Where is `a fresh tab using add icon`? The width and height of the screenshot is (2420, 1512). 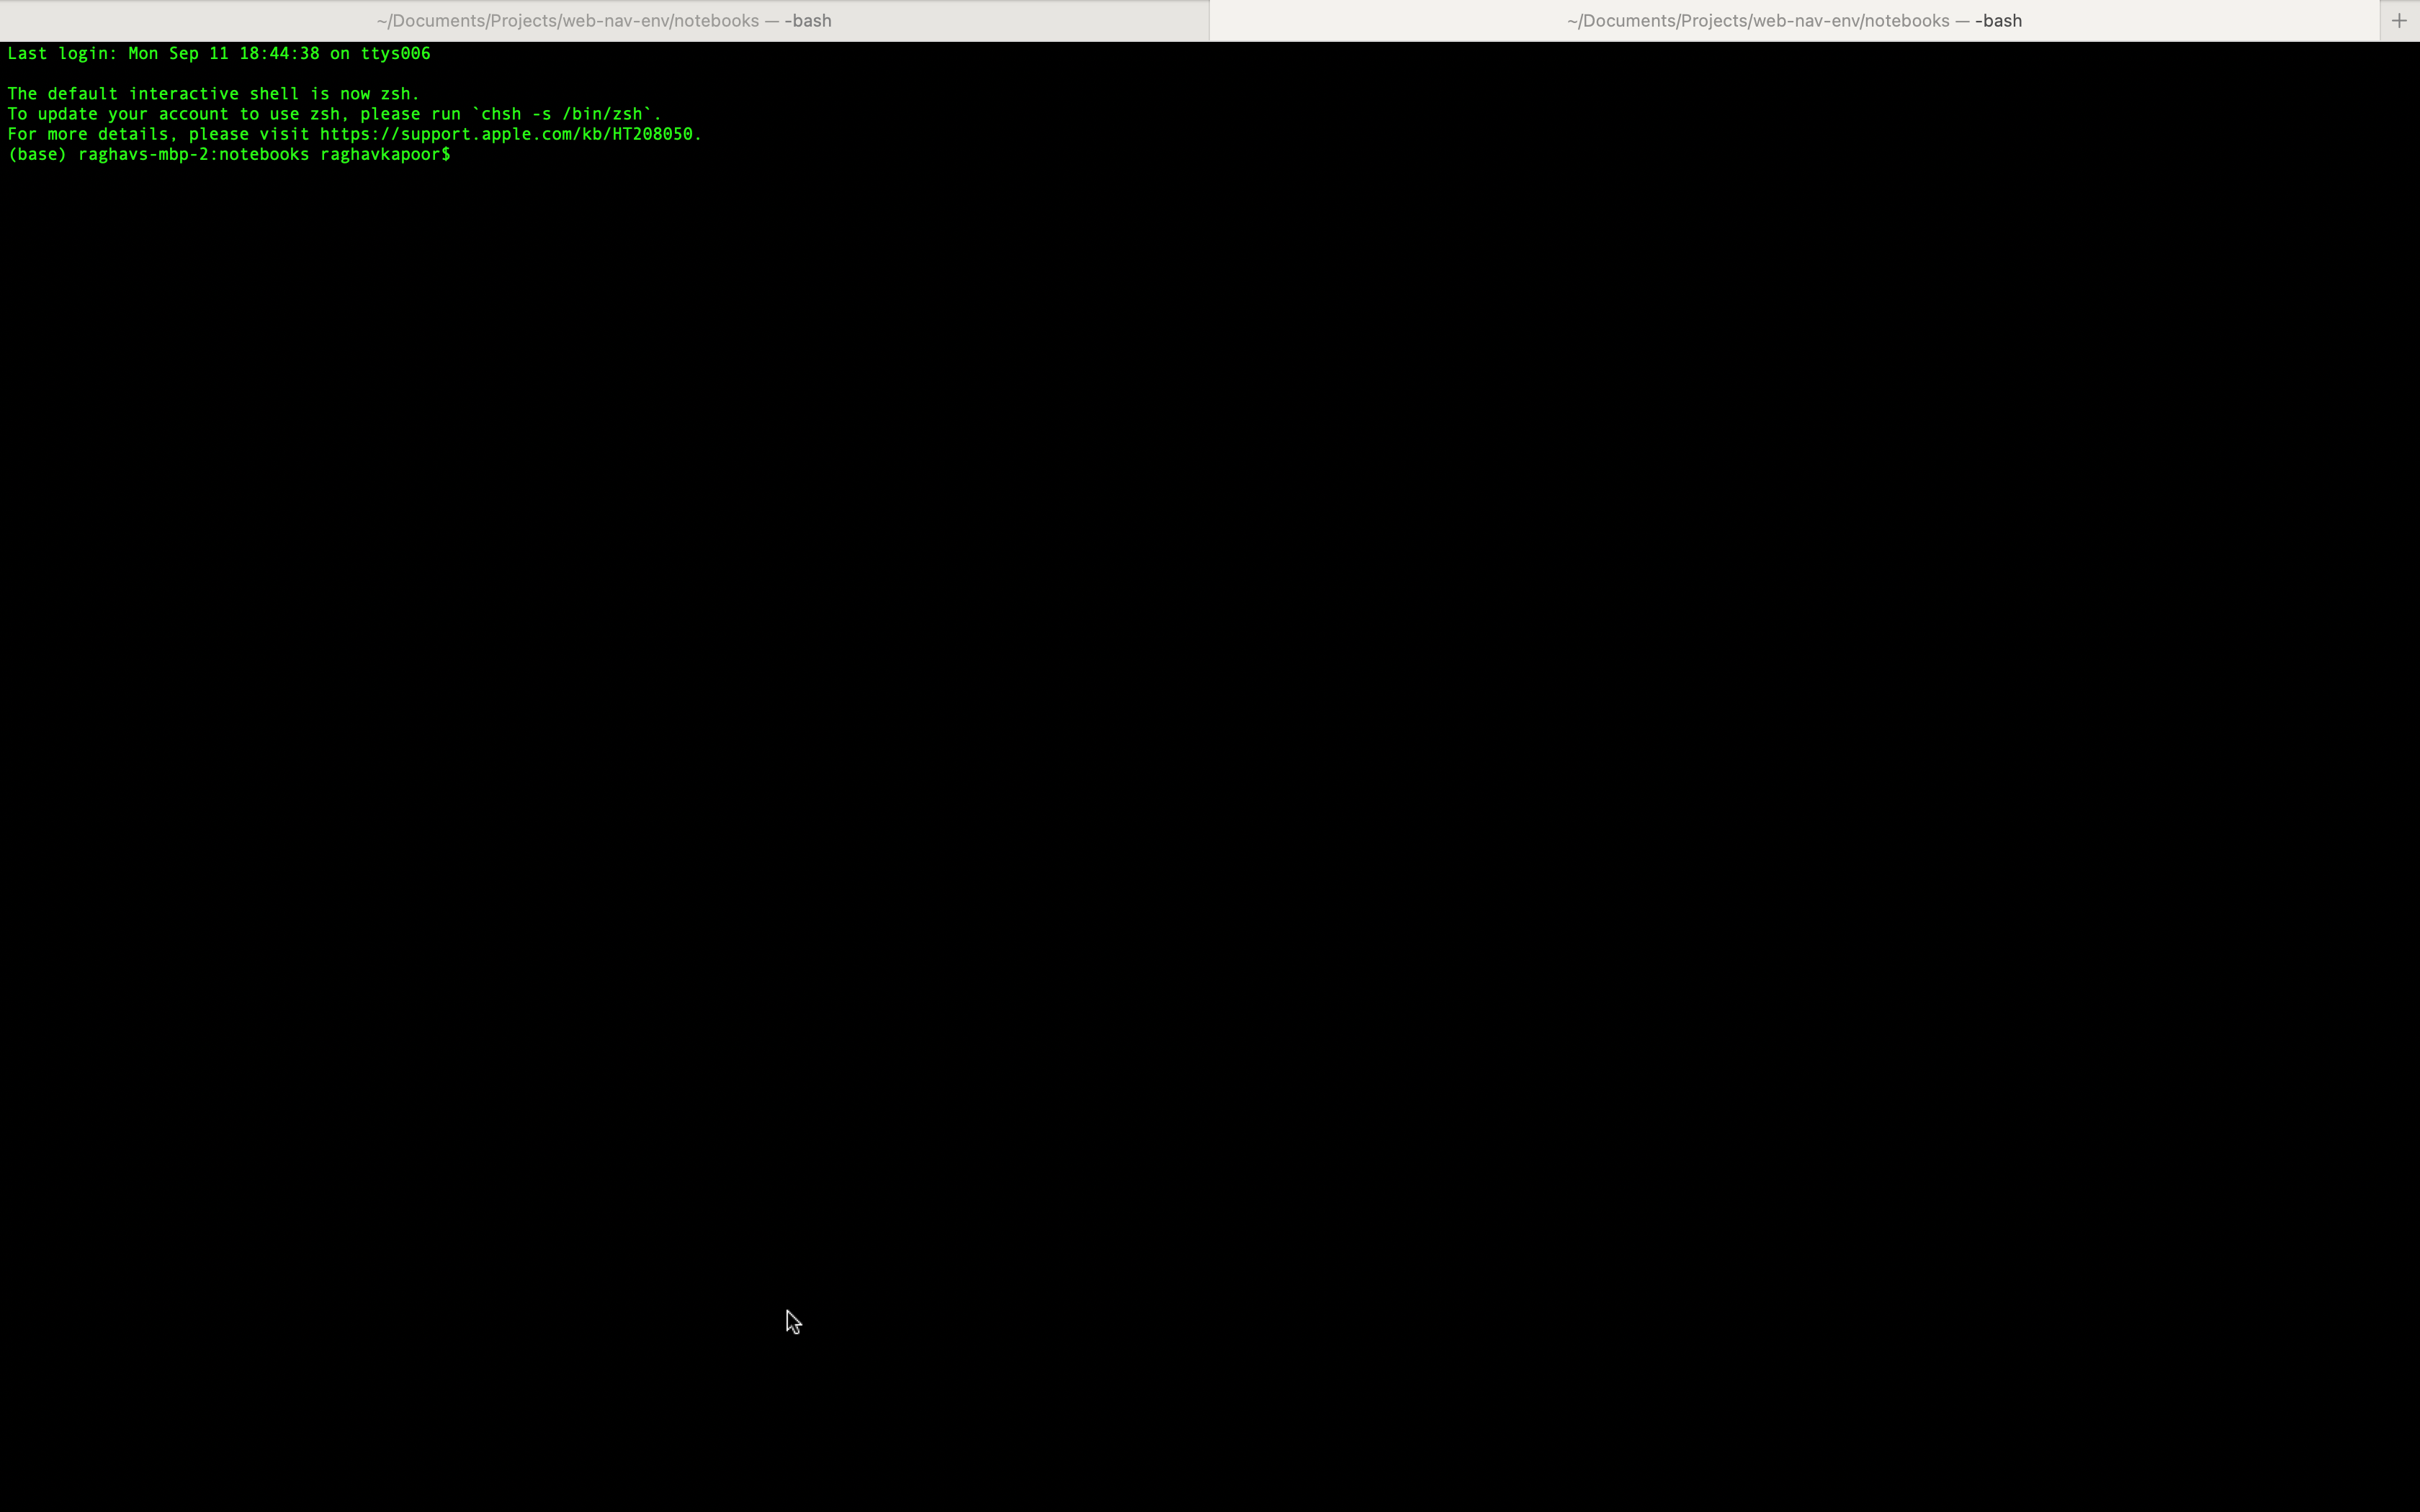 a fresh tab using add icon is located at coordinates (2400, 19).